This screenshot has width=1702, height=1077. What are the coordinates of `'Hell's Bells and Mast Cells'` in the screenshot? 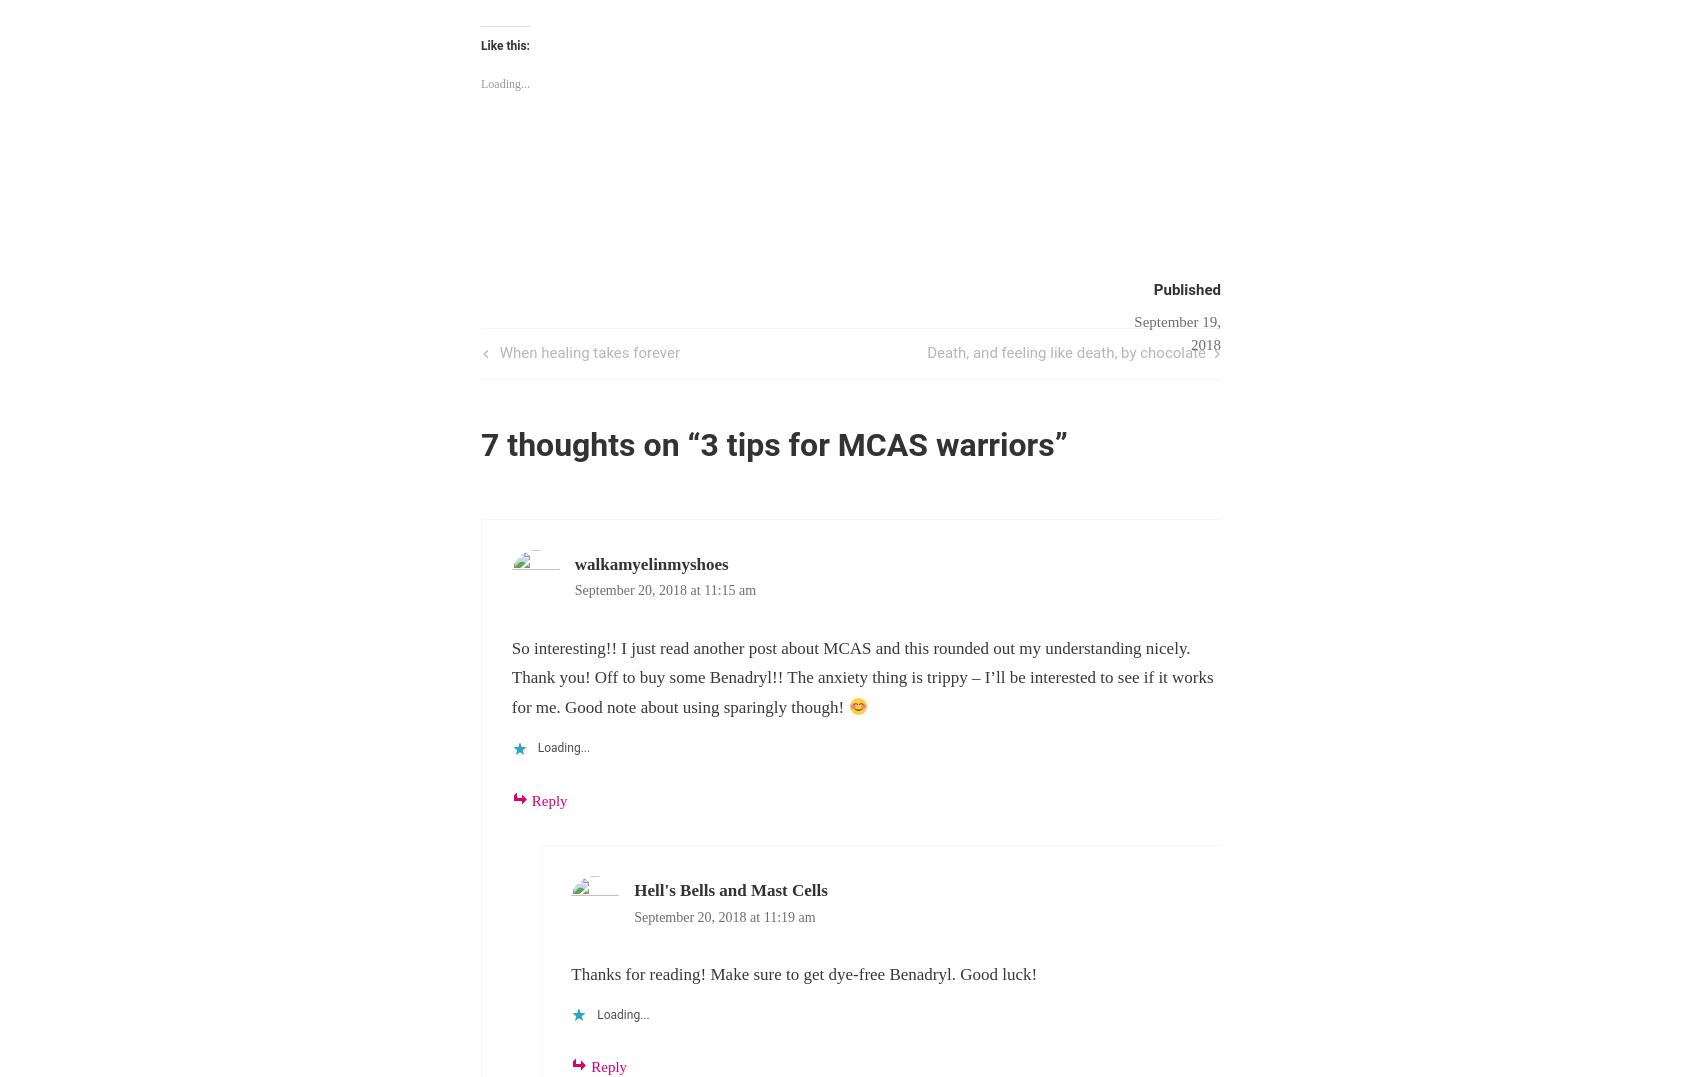 It's located at (729, 889).